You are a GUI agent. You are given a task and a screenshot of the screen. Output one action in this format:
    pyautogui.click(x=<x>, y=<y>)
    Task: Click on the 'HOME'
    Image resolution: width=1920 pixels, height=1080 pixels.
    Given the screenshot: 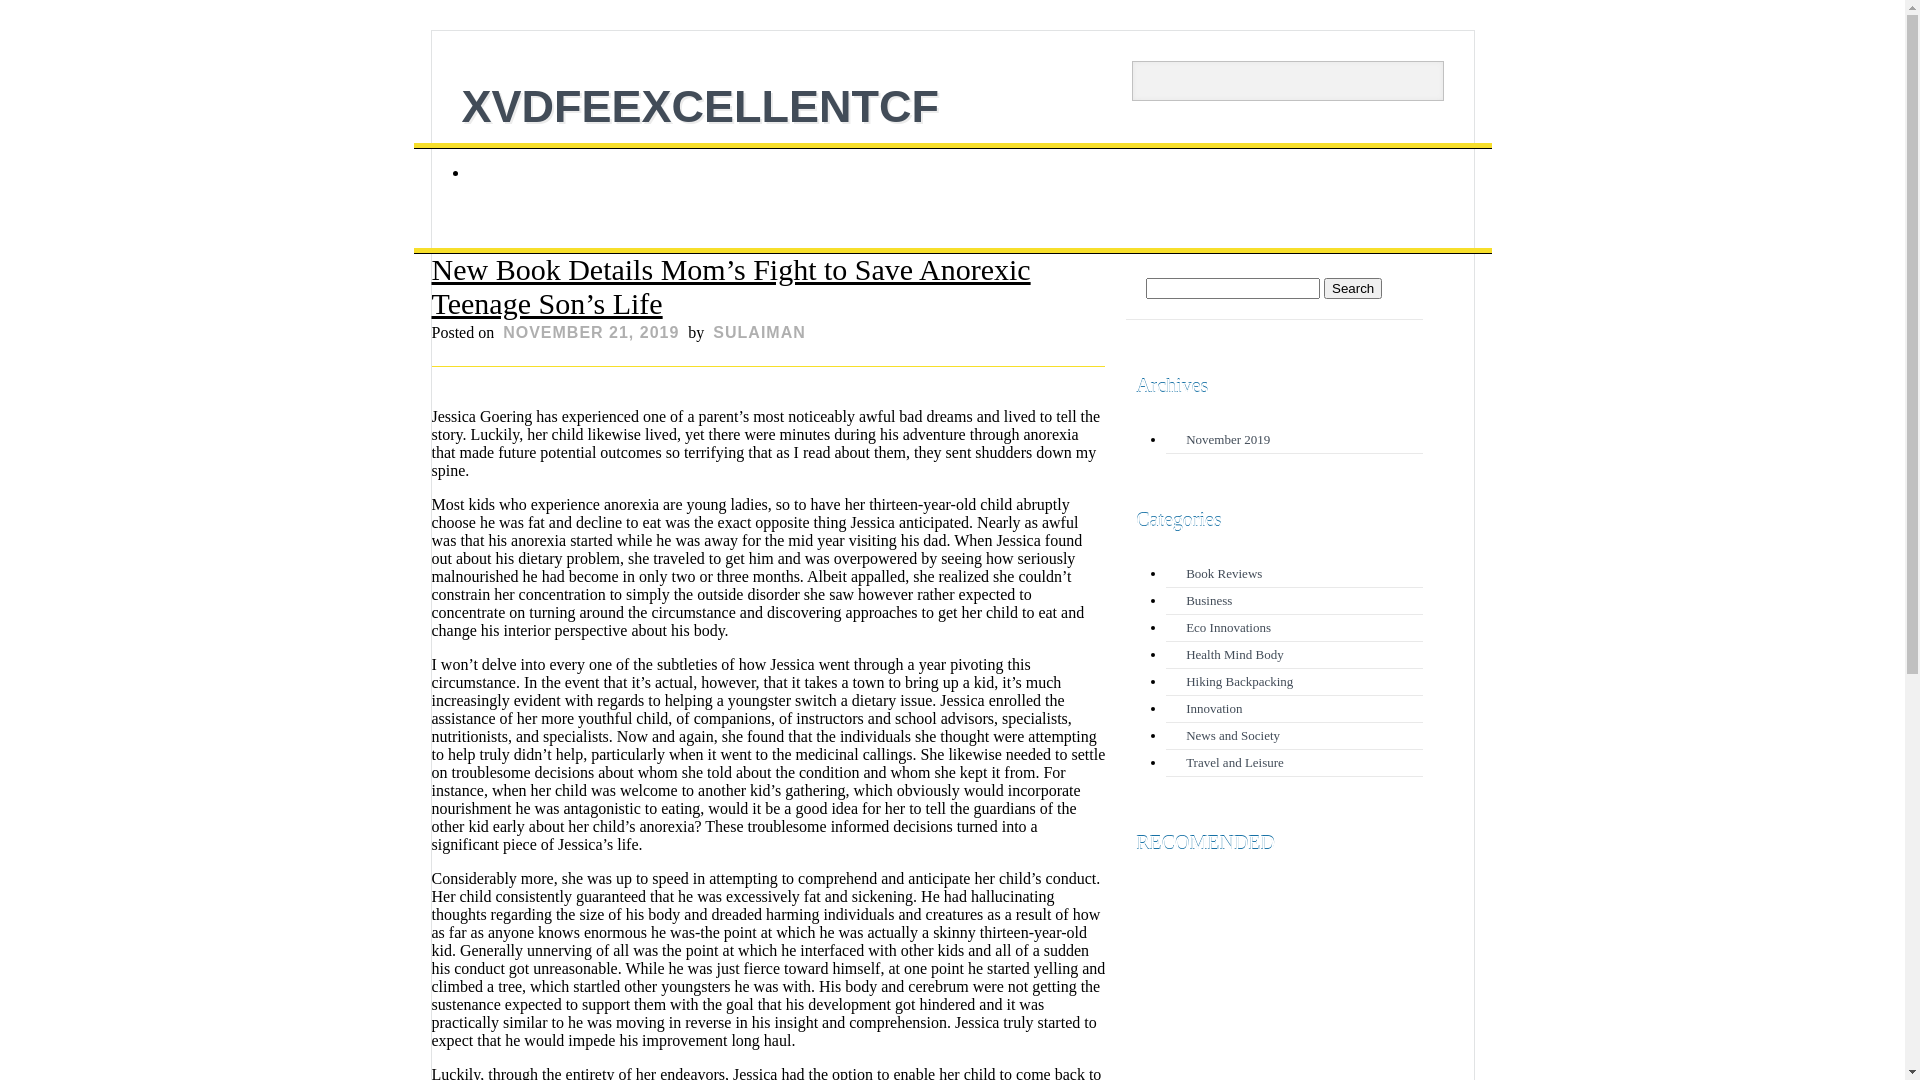 What is the action you would take?
    pyautogui.click(x=506, y=172)
    